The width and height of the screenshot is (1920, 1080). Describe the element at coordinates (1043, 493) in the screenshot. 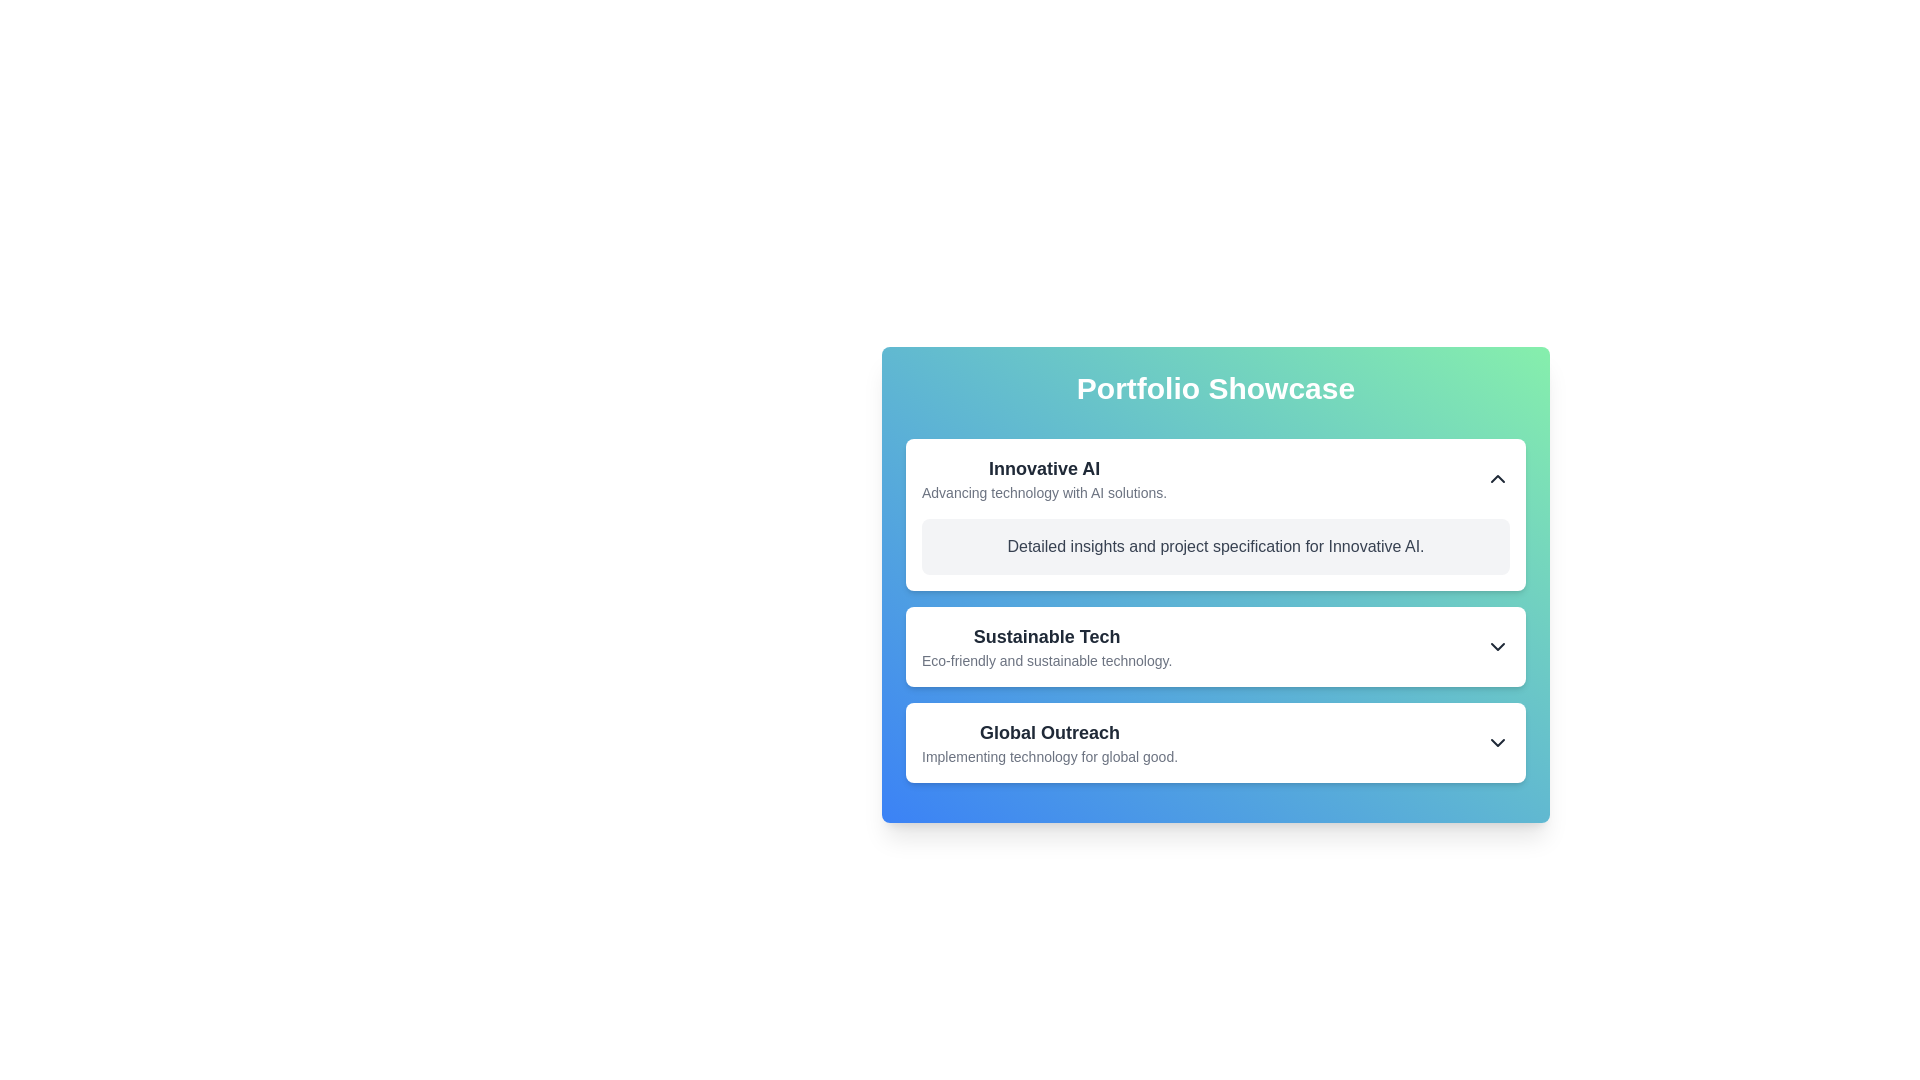

I see `the text label saying 'Advancing technology with AI solutions.' which is located below the heading 'Innovative AI' in the first card of the 'Portfolio Showcase'` at that location.